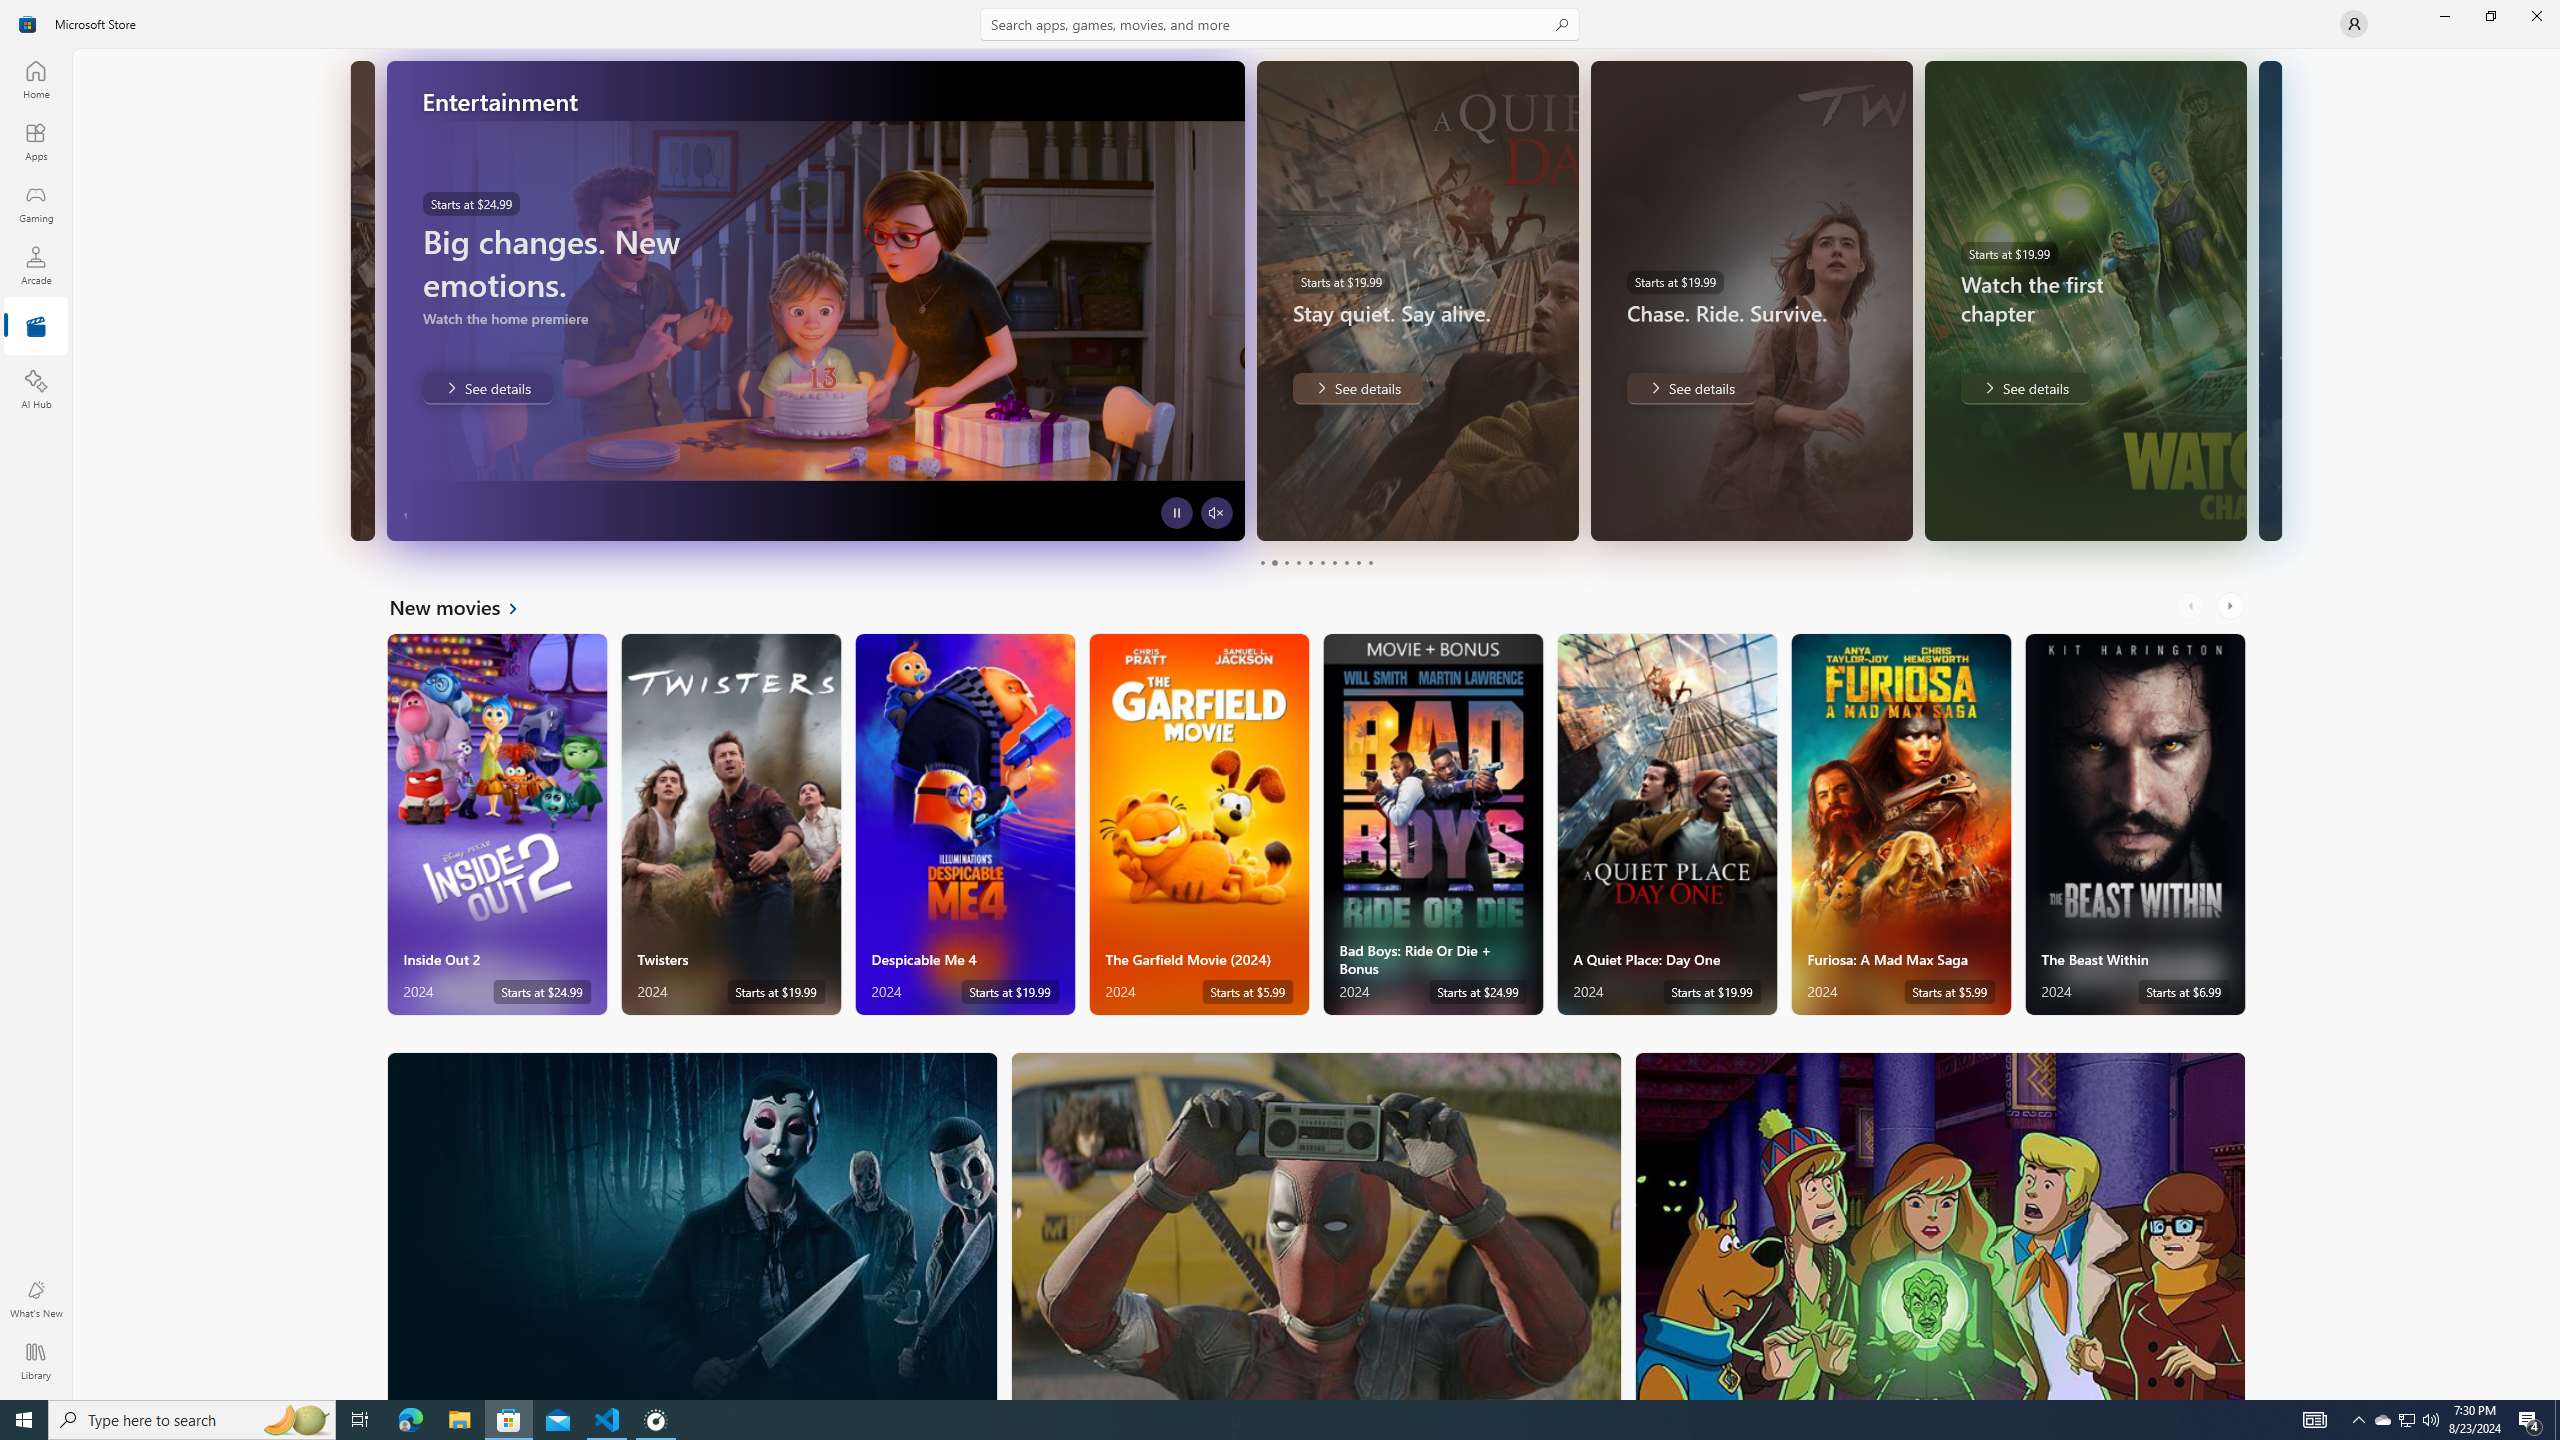 The width and height of the screenshot is (2560, 1440). I want to click on 'Page 3', so click(1285, 562).